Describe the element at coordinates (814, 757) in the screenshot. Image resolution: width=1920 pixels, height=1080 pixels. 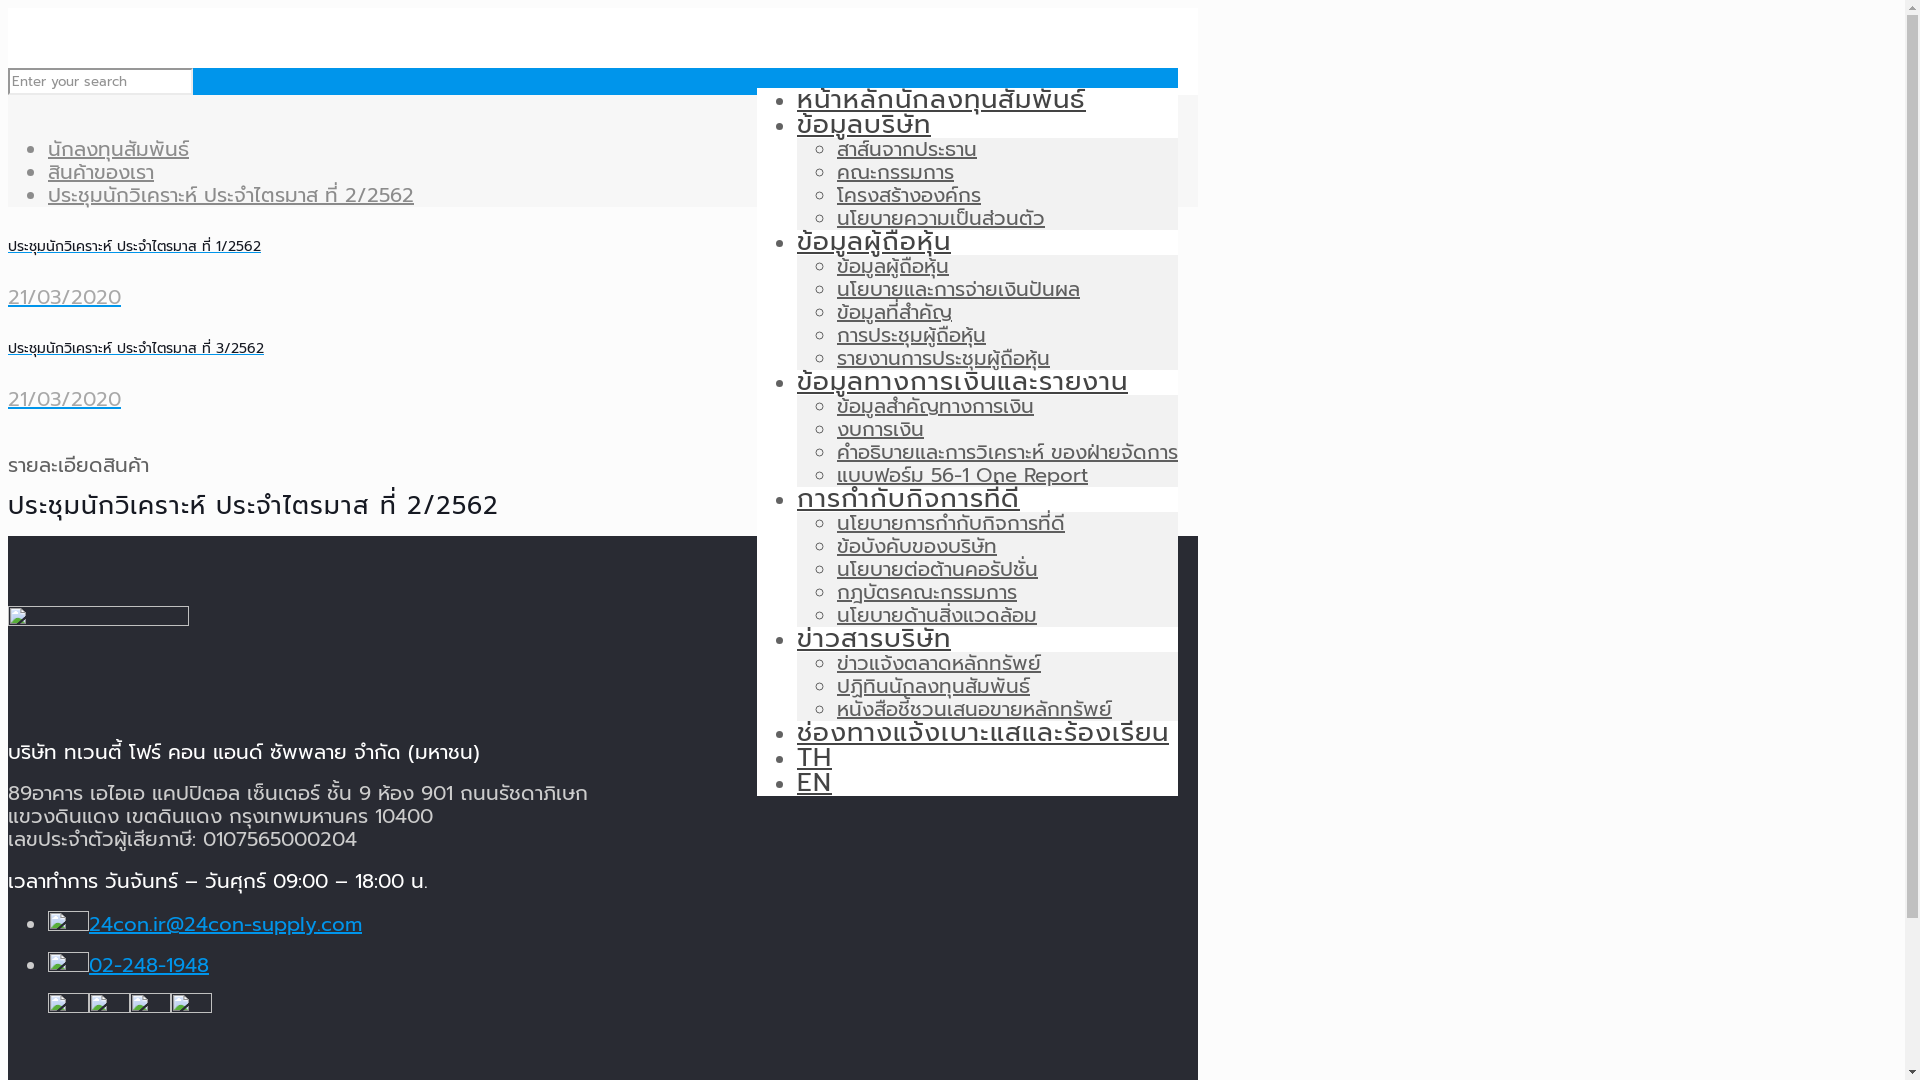
I see `'TH'` at that location.